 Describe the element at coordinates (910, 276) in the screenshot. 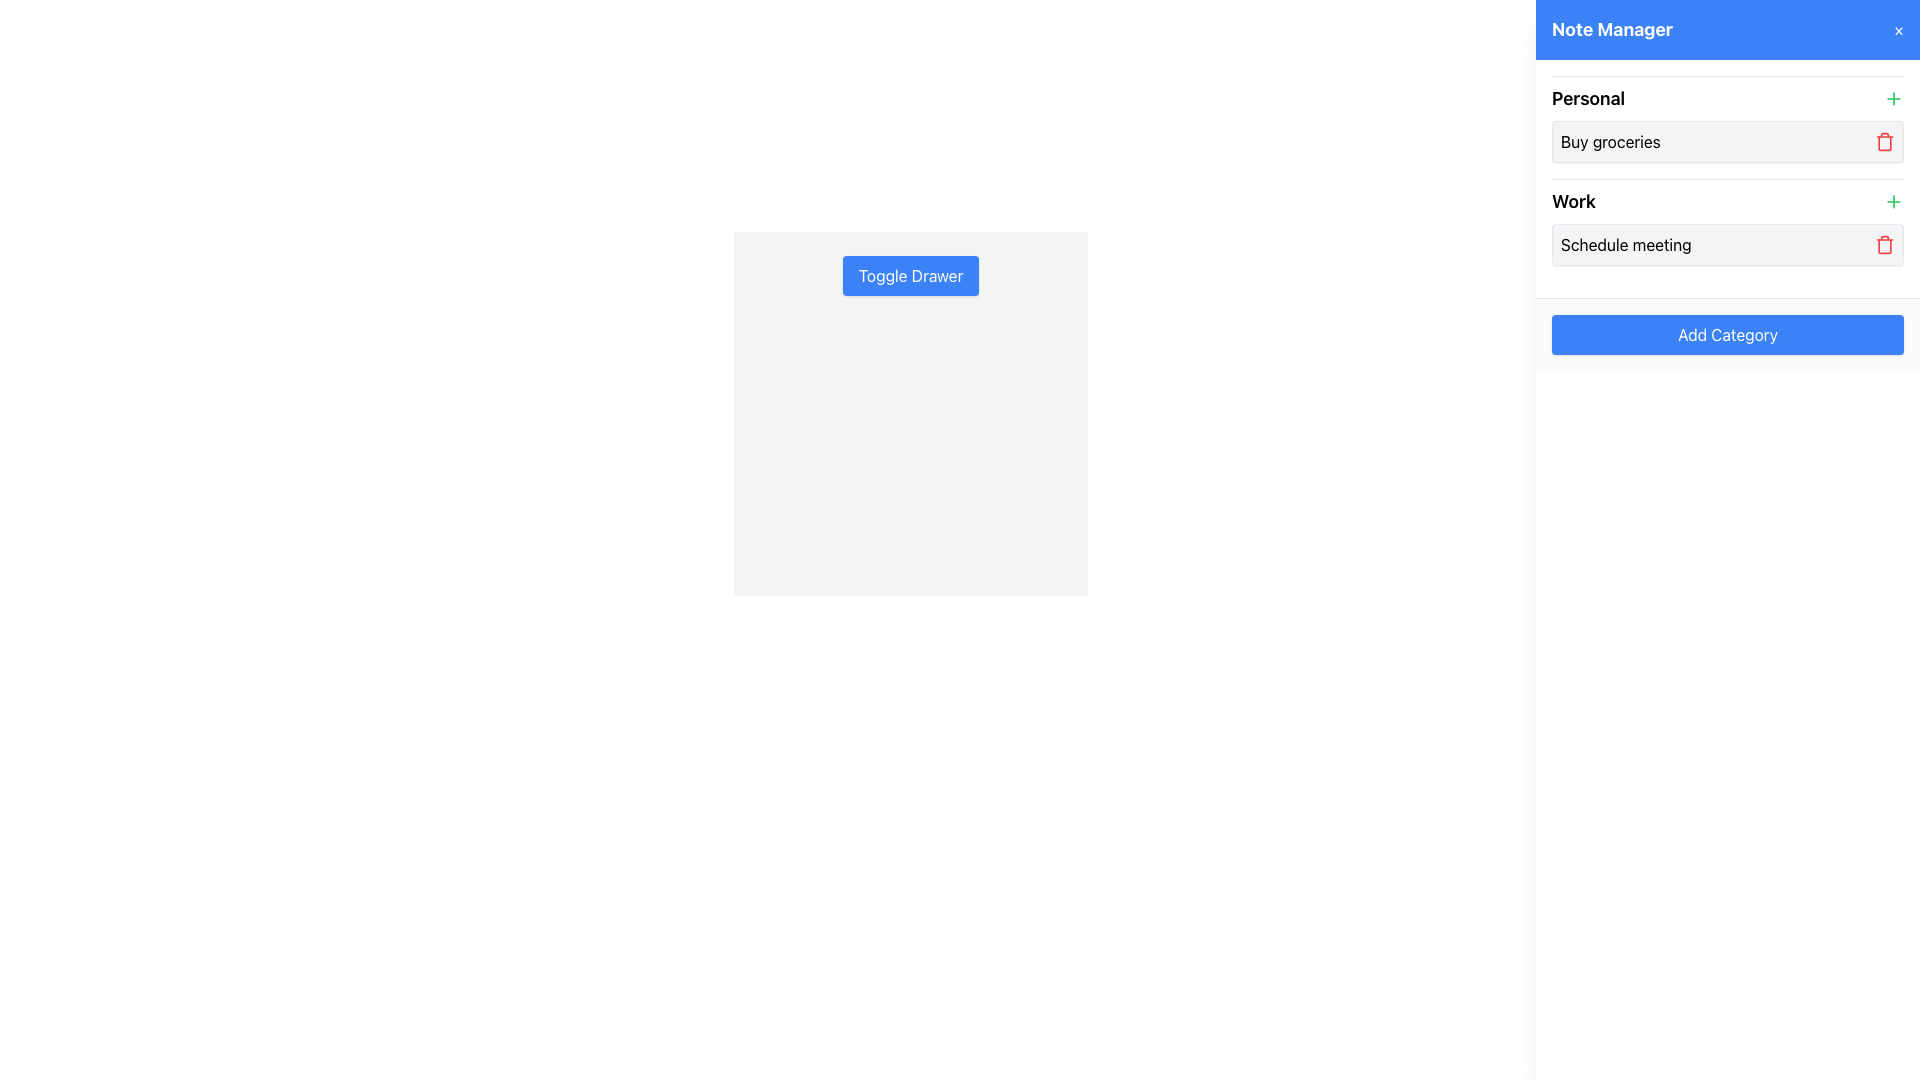

I see `the 'Toggle Drawer' button, which is a rectangular button with rounded edges and a bright blue background, located at the top center of the interface` at that location.